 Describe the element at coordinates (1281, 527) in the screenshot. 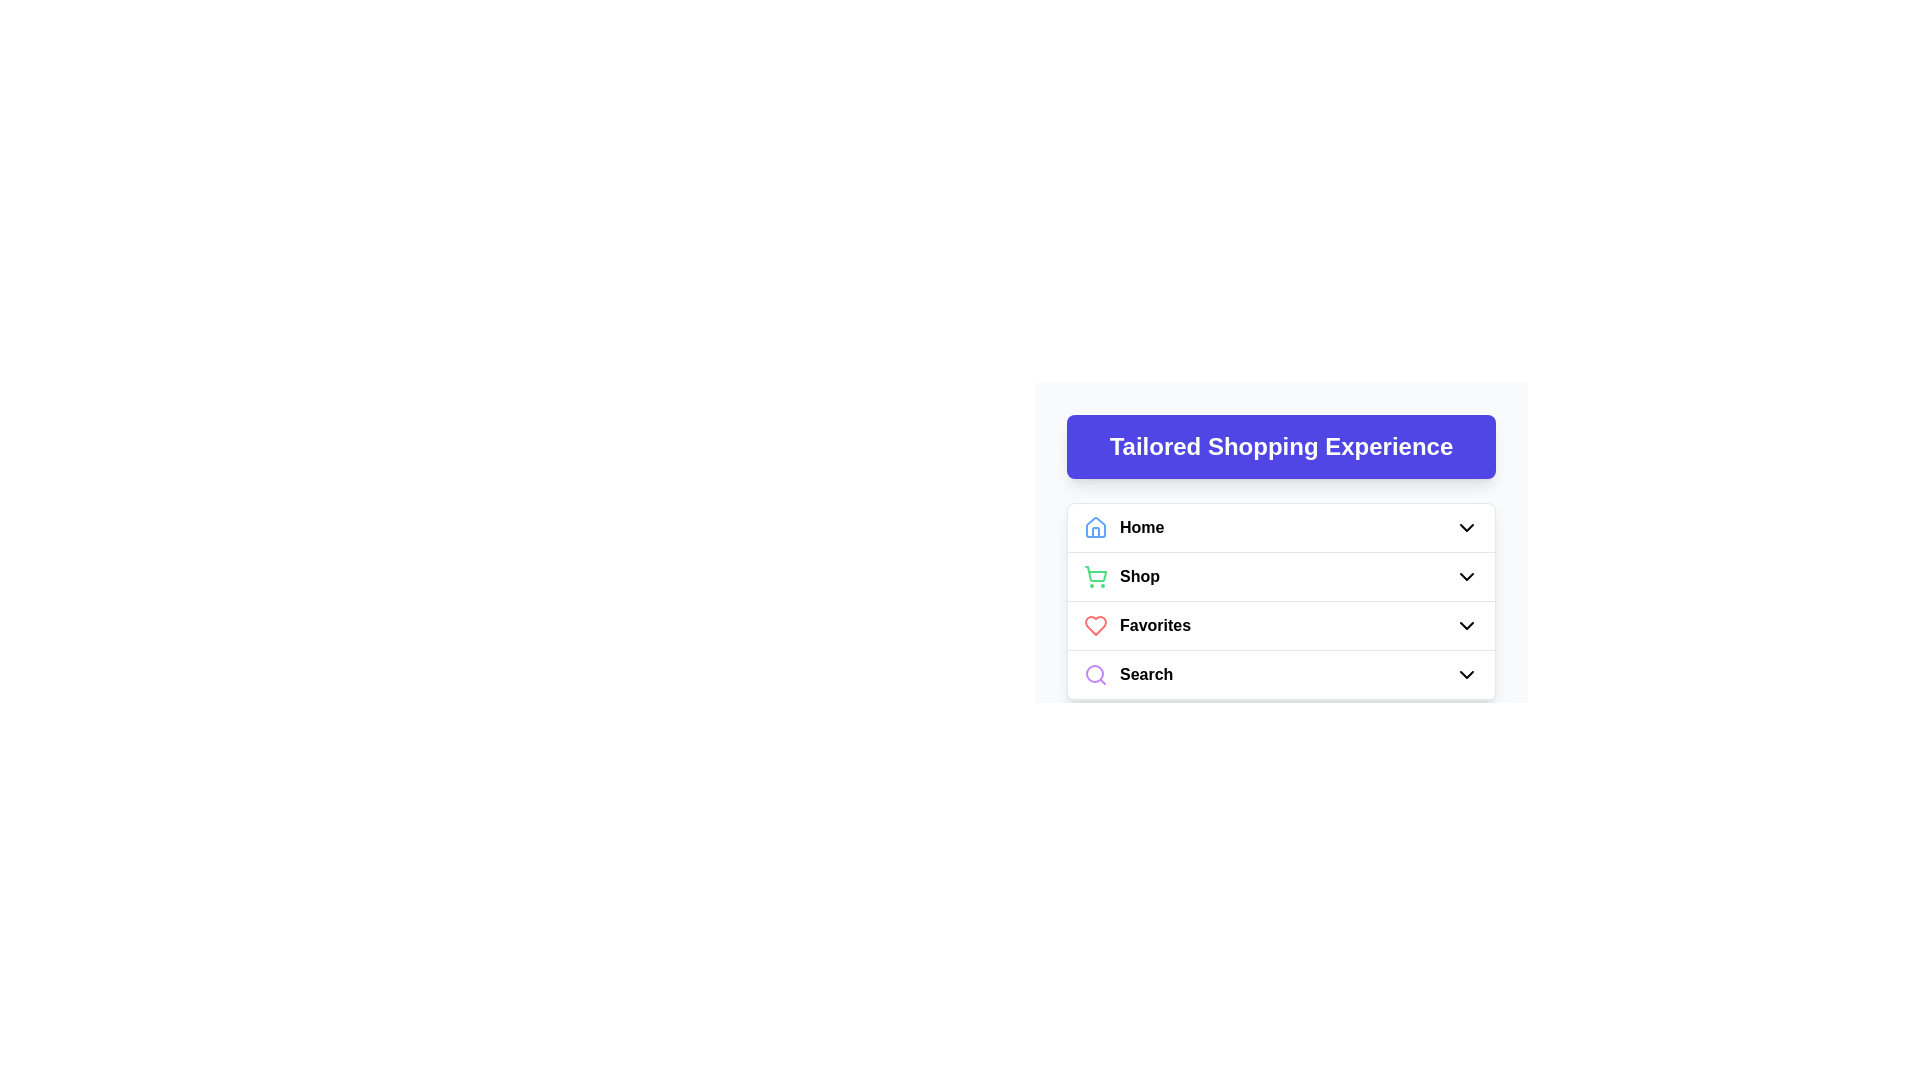

I see `the 'Home' button in the vertical menu list` at that location.